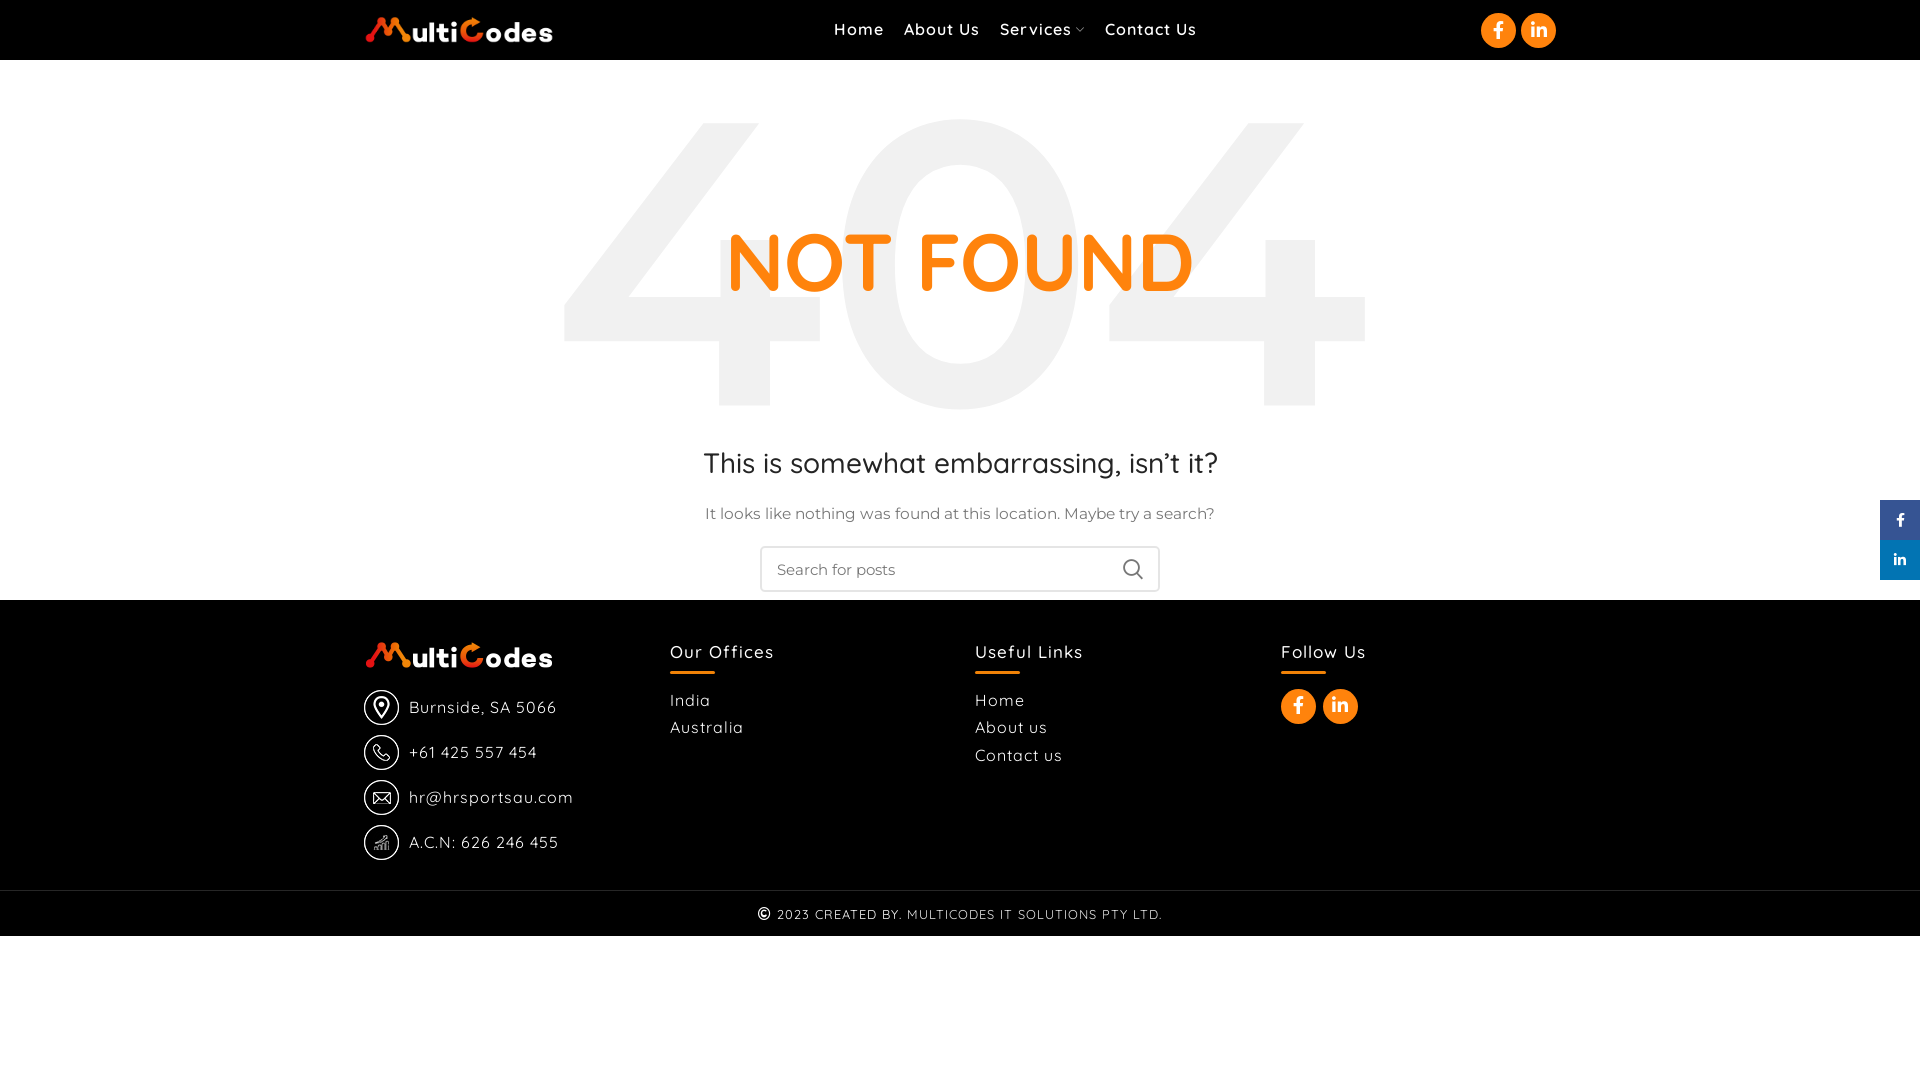  I want to click on 'MULTICODES IT SOLUTIONS PTY LTD.', so click(1034, 914).